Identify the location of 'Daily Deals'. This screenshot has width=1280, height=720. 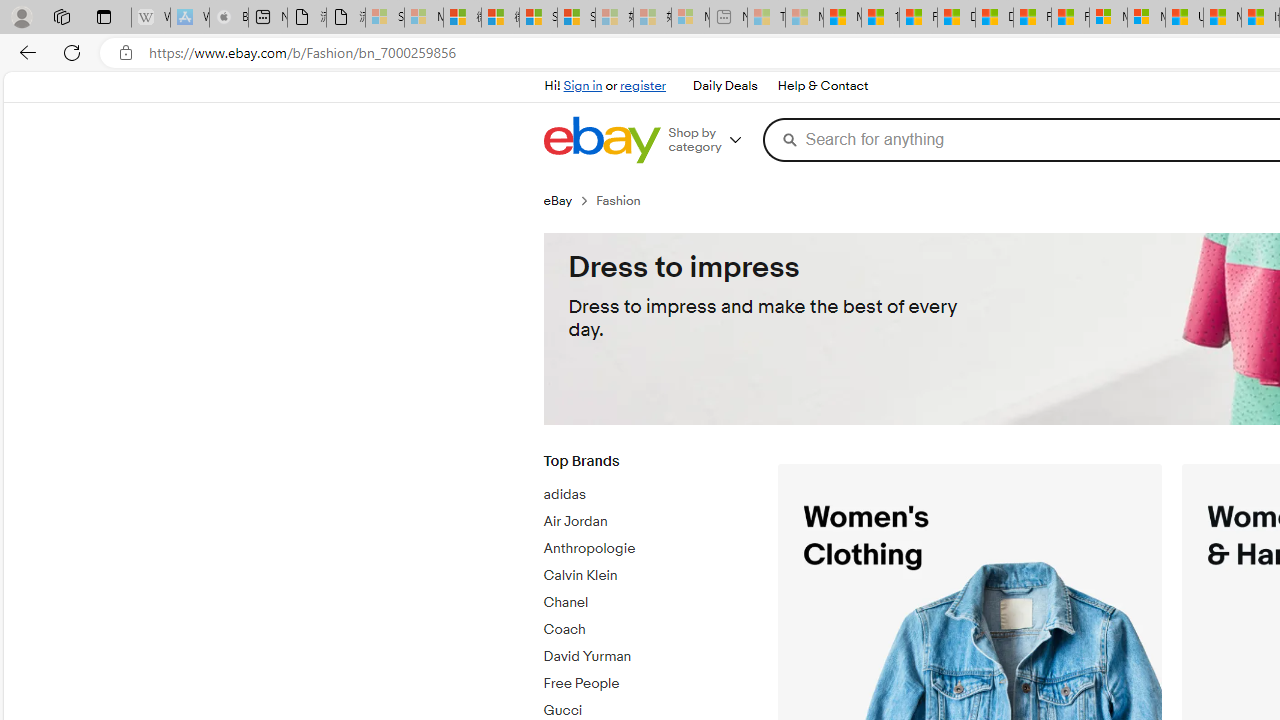
(724, 86).